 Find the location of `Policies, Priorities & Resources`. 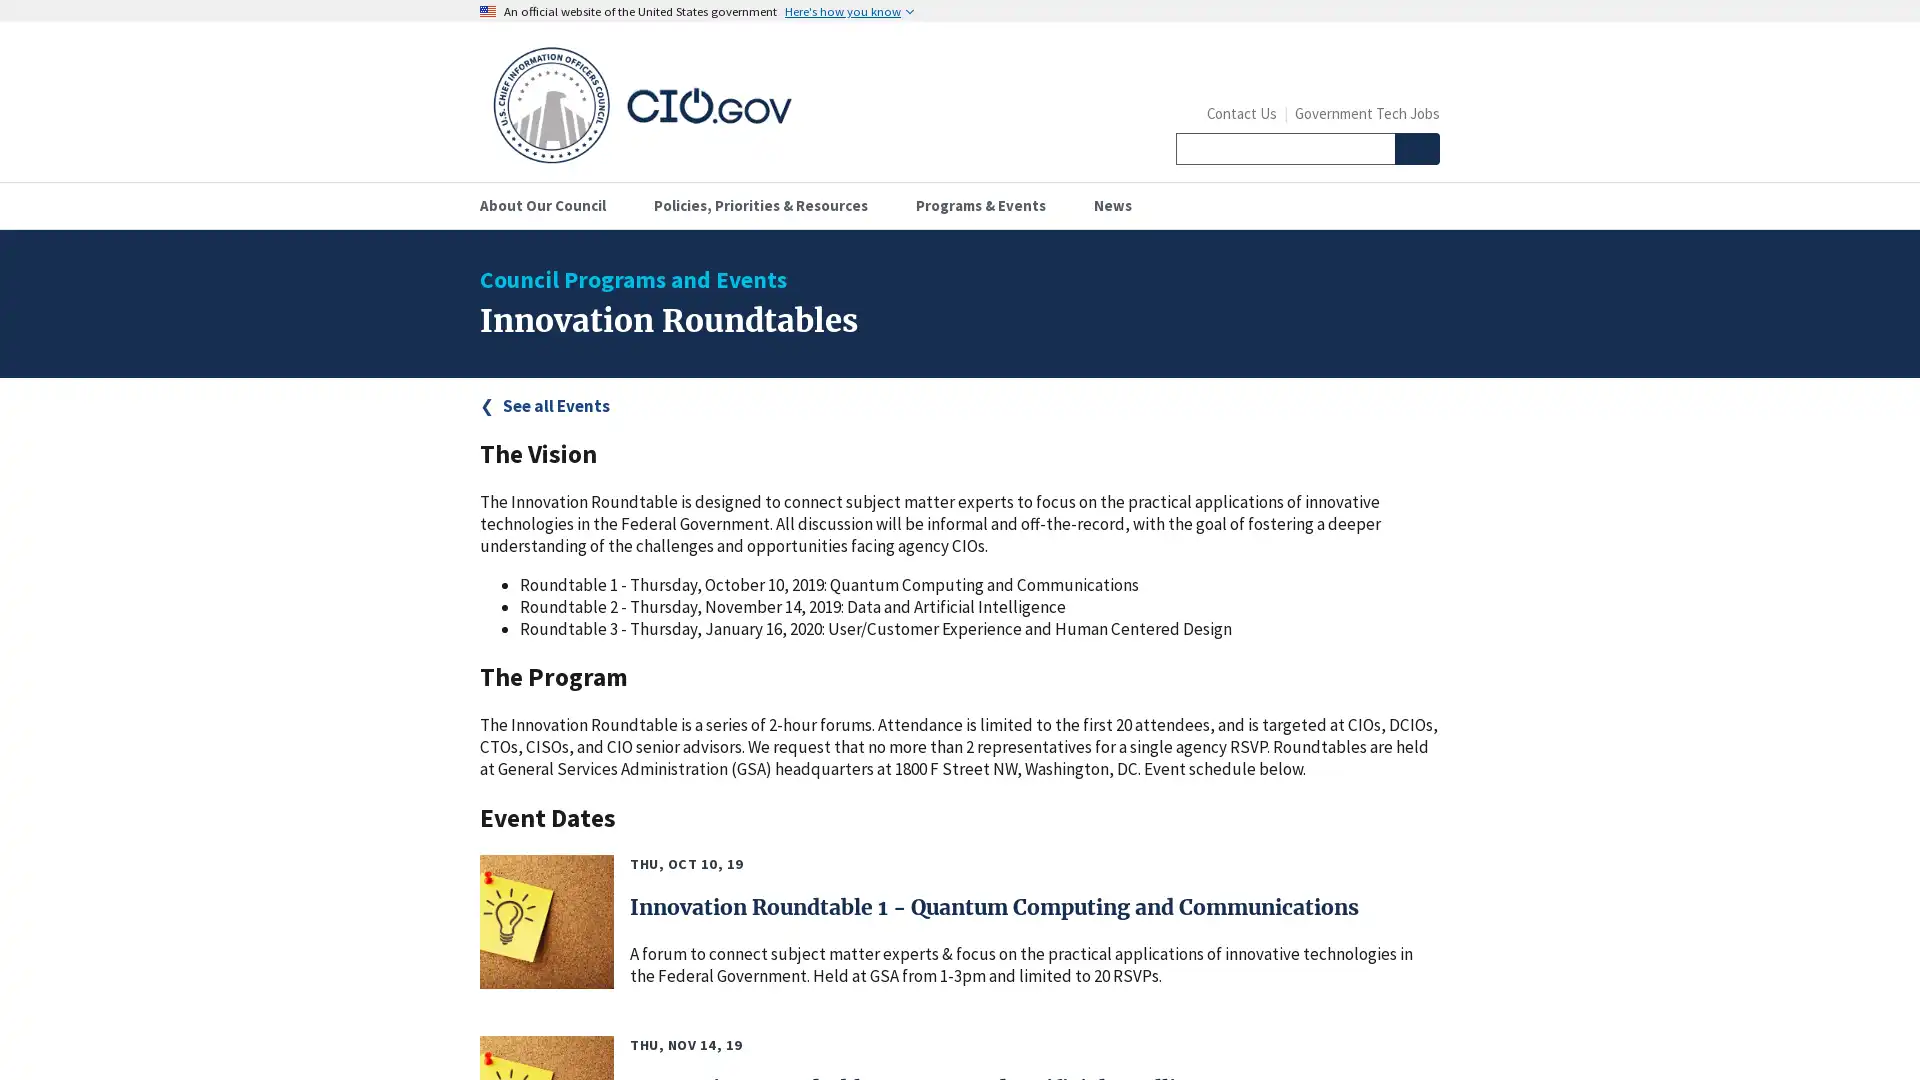

Policies, Priorities & Resources is located at coordinates (767, 205).